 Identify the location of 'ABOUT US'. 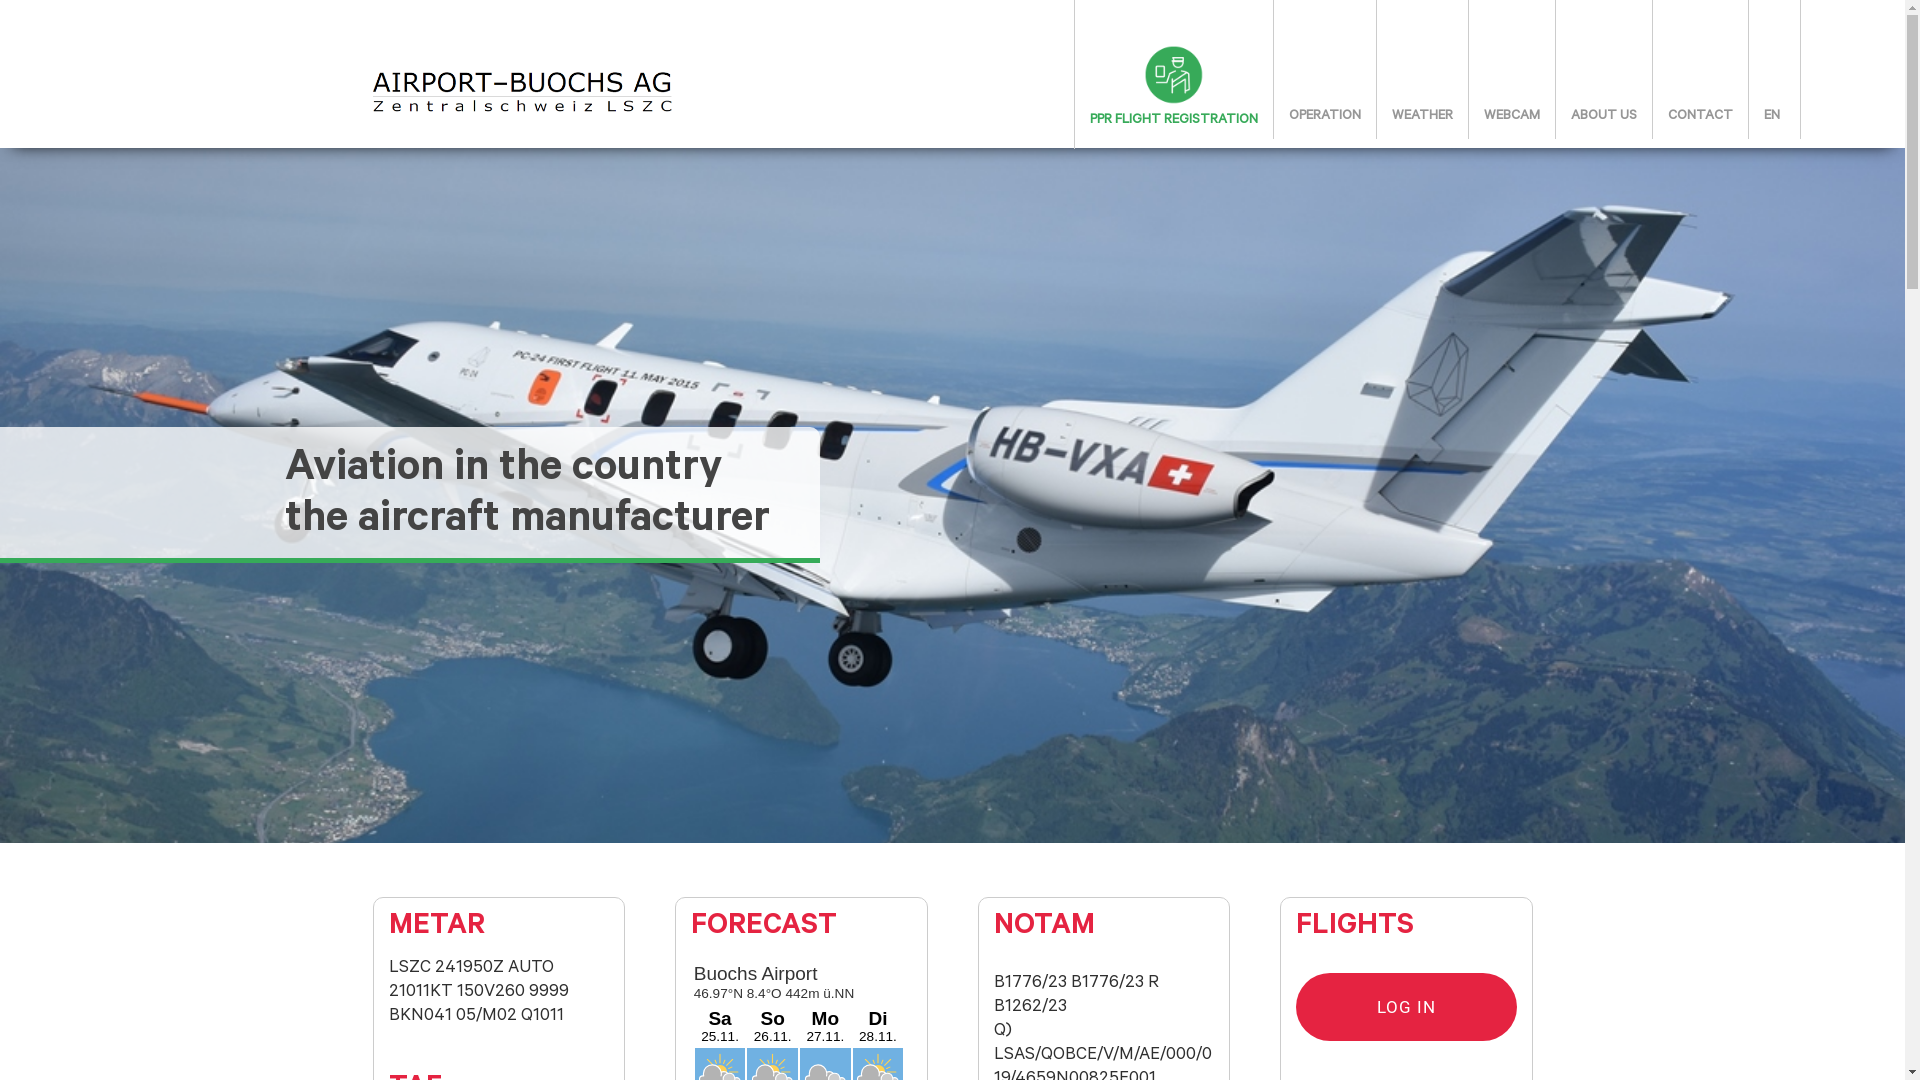
(1603, 116).